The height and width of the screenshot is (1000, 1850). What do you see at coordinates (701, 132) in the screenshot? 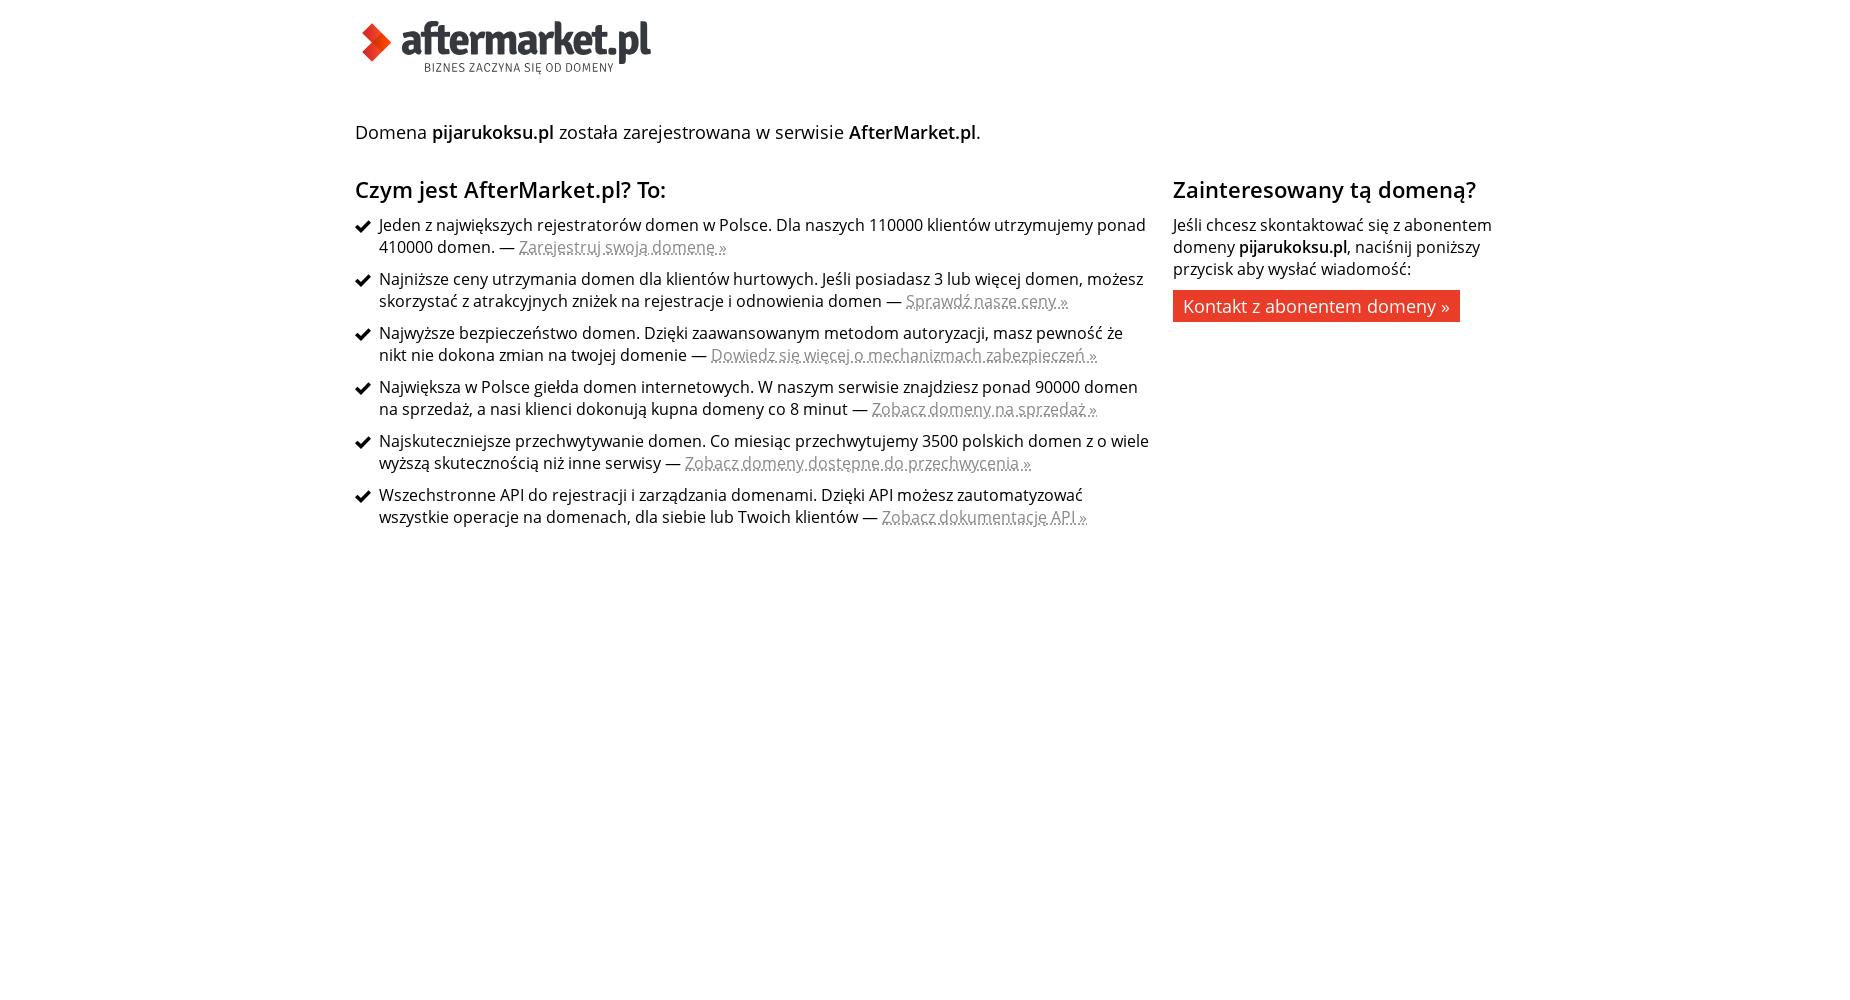
I see `'została zarejestrowana w serwisie'` at bounding box center [701, 132].